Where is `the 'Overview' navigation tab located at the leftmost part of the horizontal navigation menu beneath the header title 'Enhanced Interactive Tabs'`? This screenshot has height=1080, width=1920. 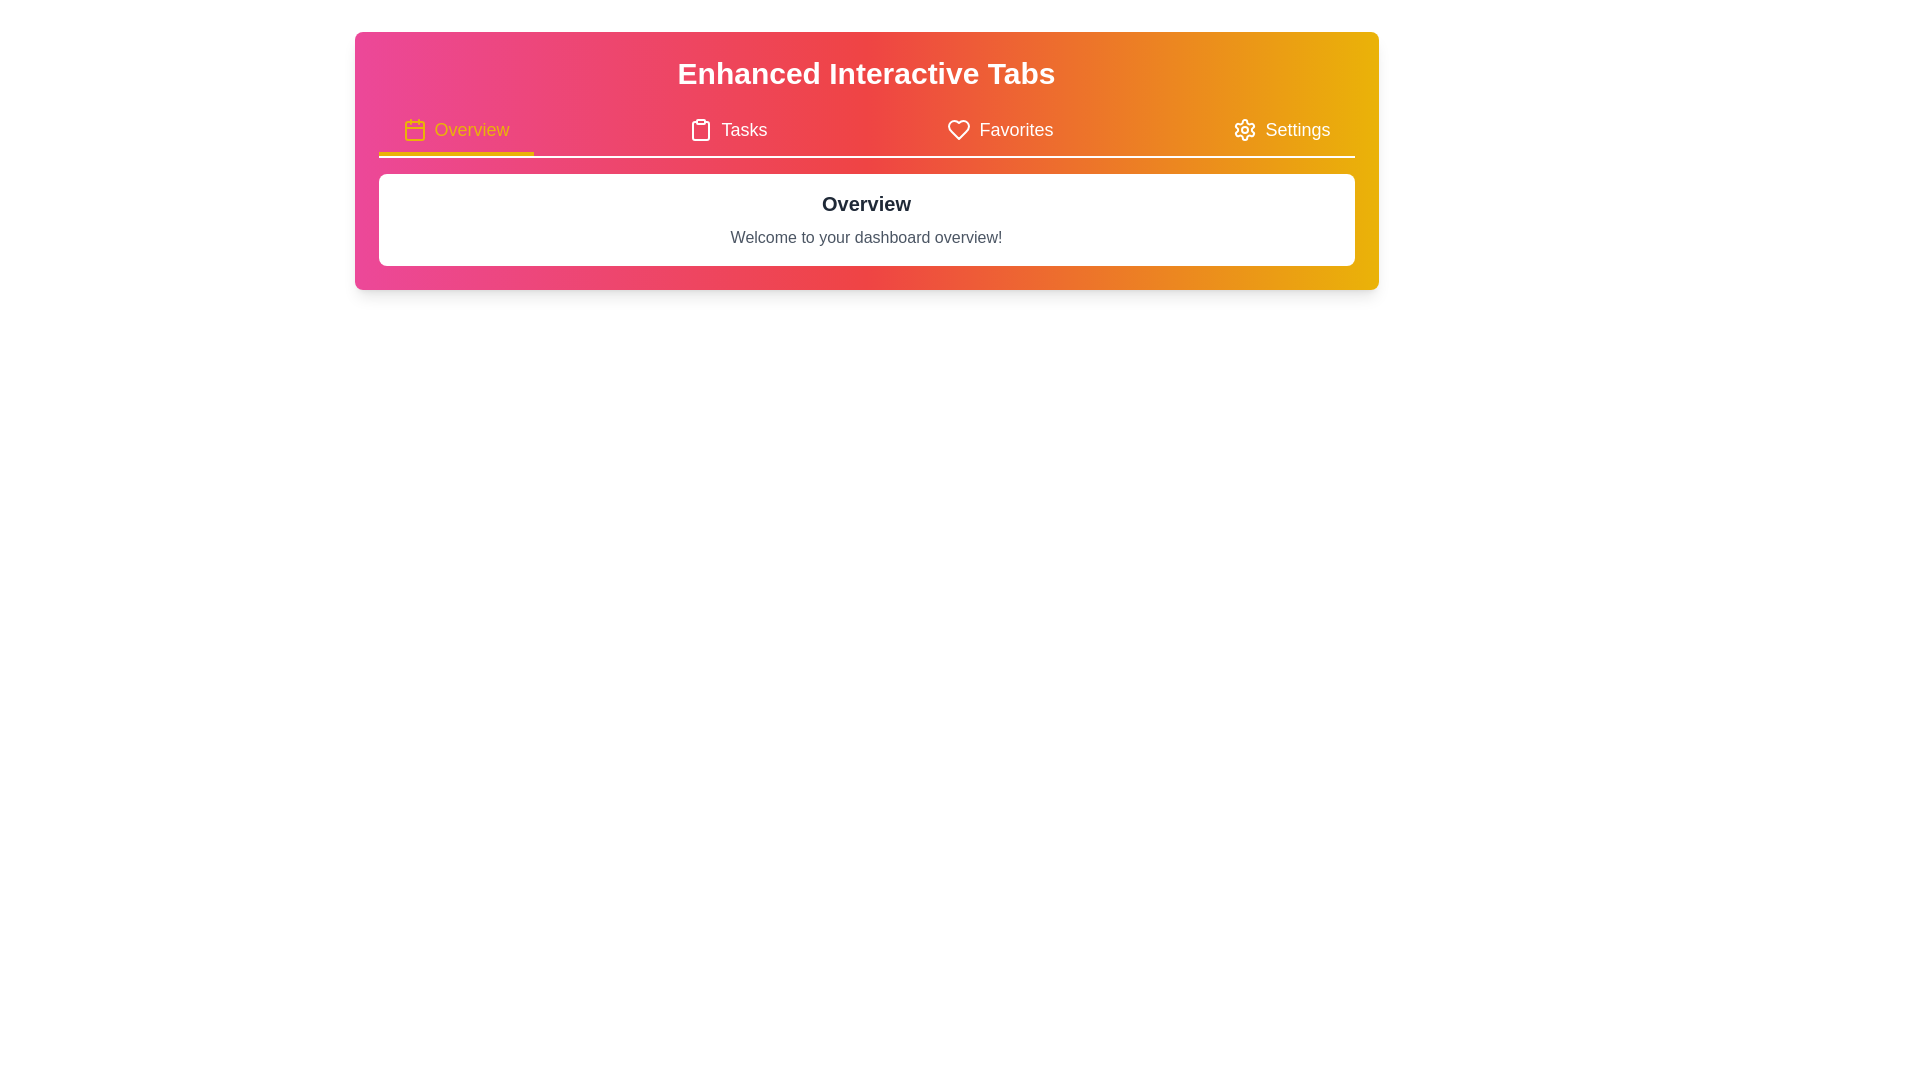
the 'Overview' navigation tab located at the leftmost part of the horizontal navigation menu beneath the header title 'Enhanced Interactive Tabs' is located at coordinates (455, 131).